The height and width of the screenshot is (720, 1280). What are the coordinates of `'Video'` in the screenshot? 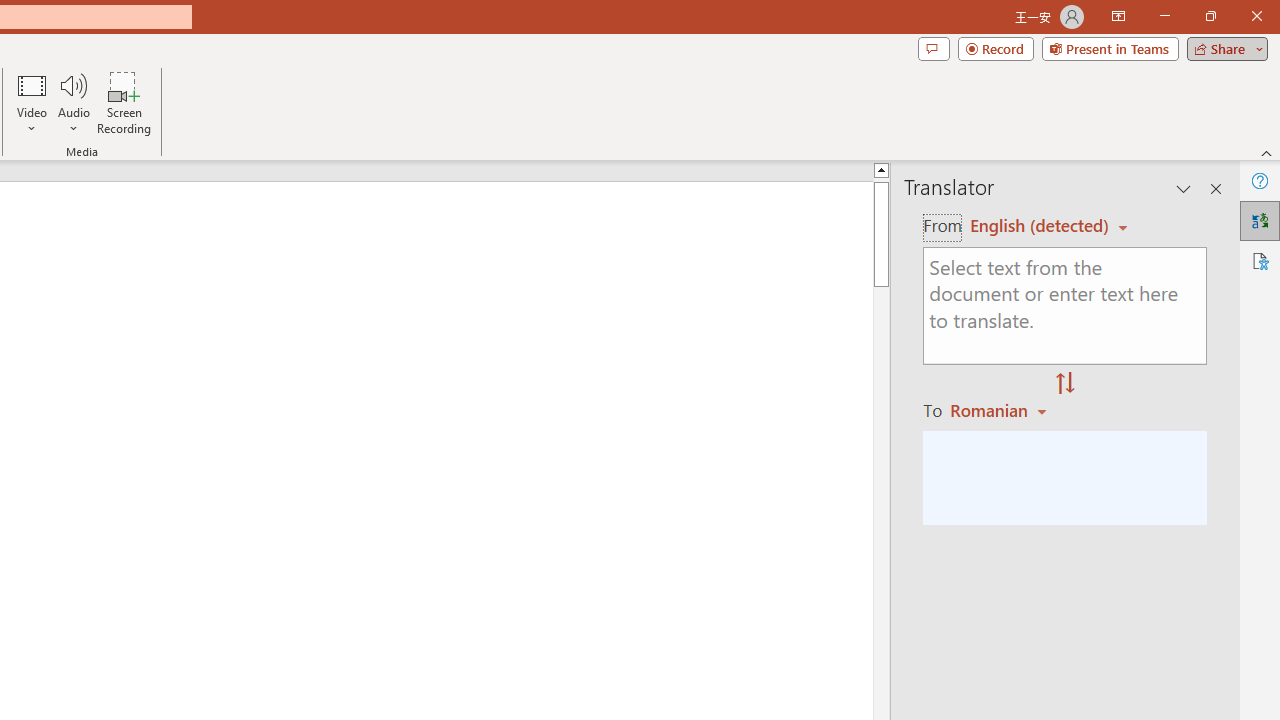 It's located at (32, 103).